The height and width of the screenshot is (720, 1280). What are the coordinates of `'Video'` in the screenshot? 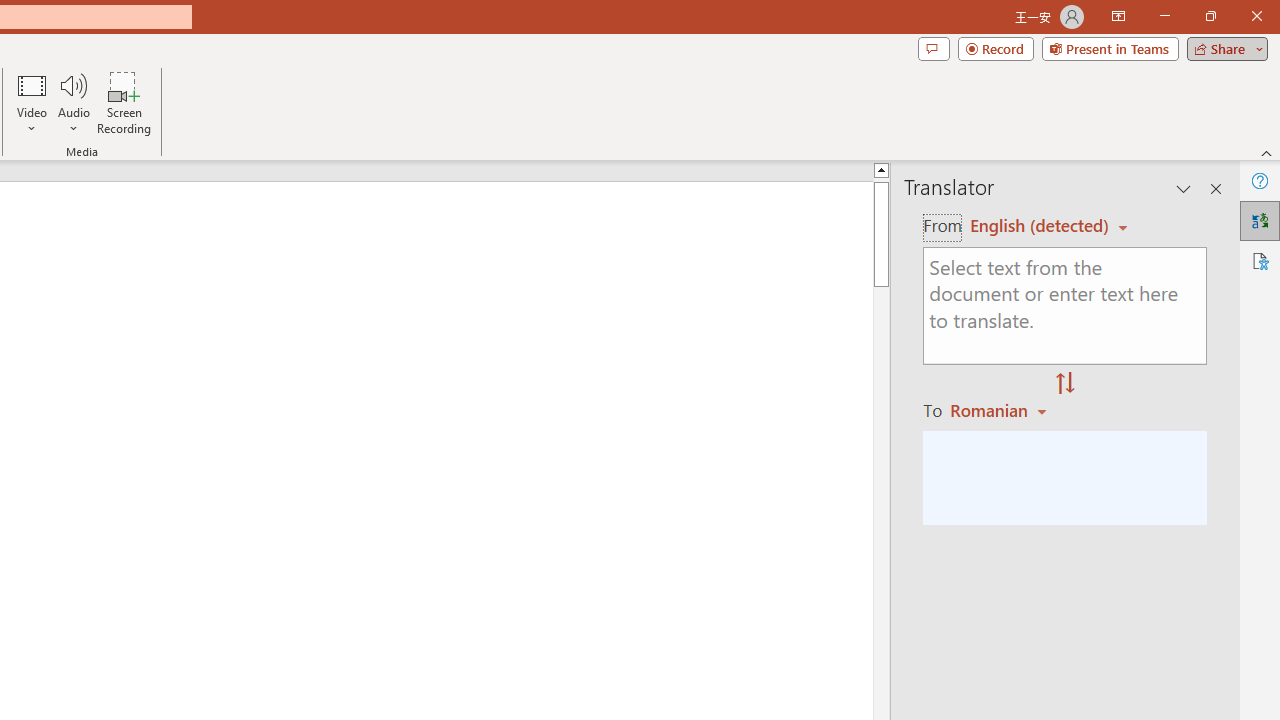 It's located at (32, 103).